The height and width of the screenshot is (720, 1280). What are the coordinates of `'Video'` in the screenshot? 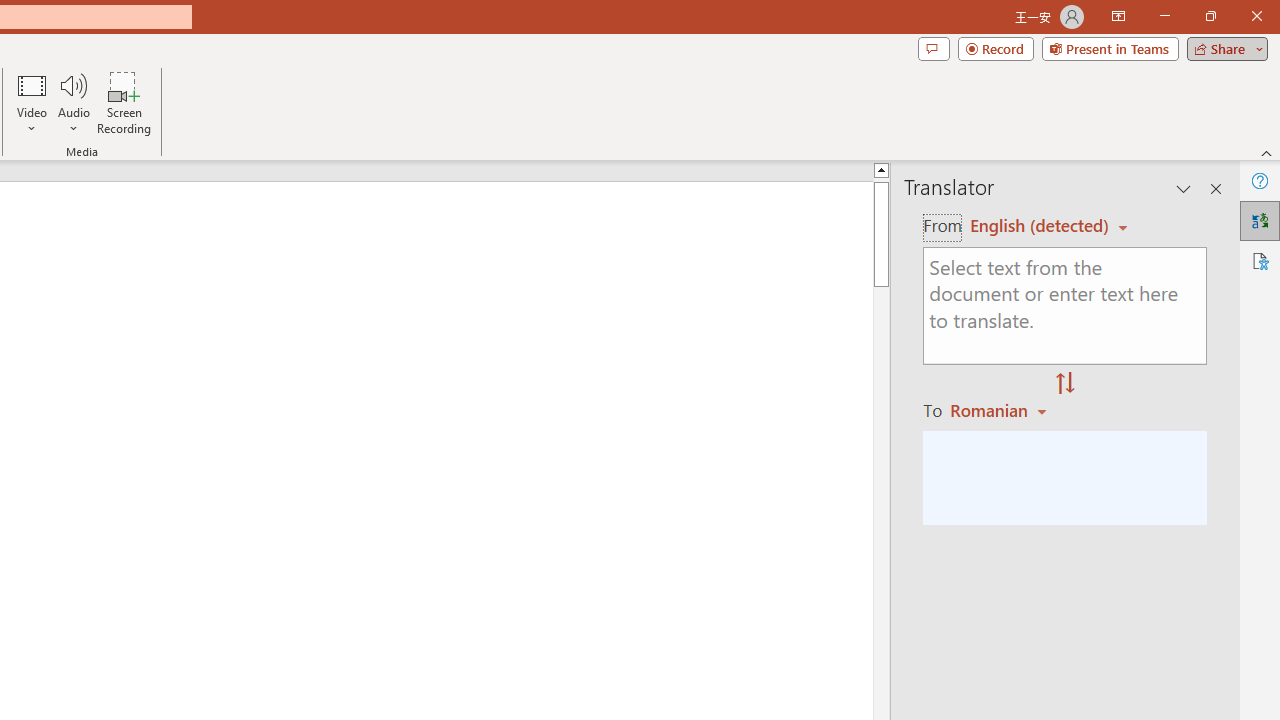 It's located at (32, 103).